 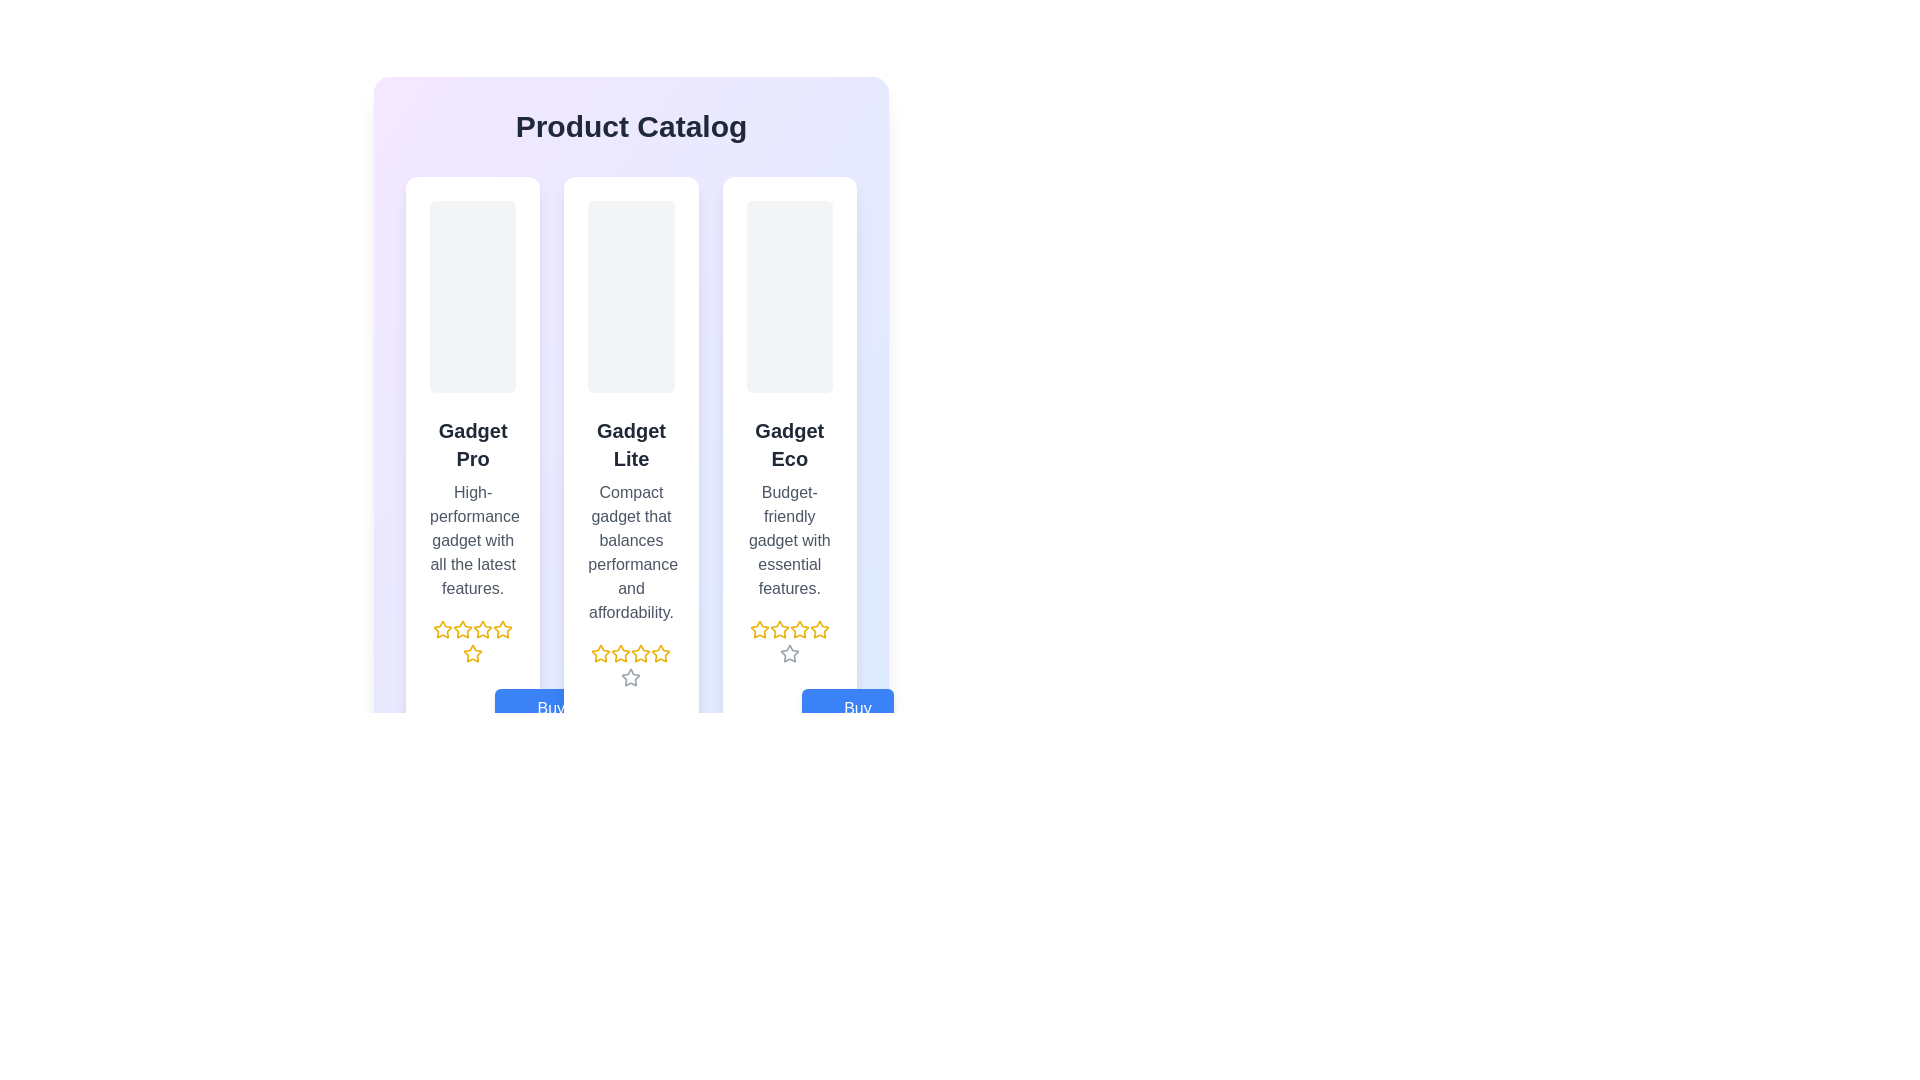 I want to click on the fourth star icon in the rating widget for 'Gadget Lite', so click(x=661, y=653).